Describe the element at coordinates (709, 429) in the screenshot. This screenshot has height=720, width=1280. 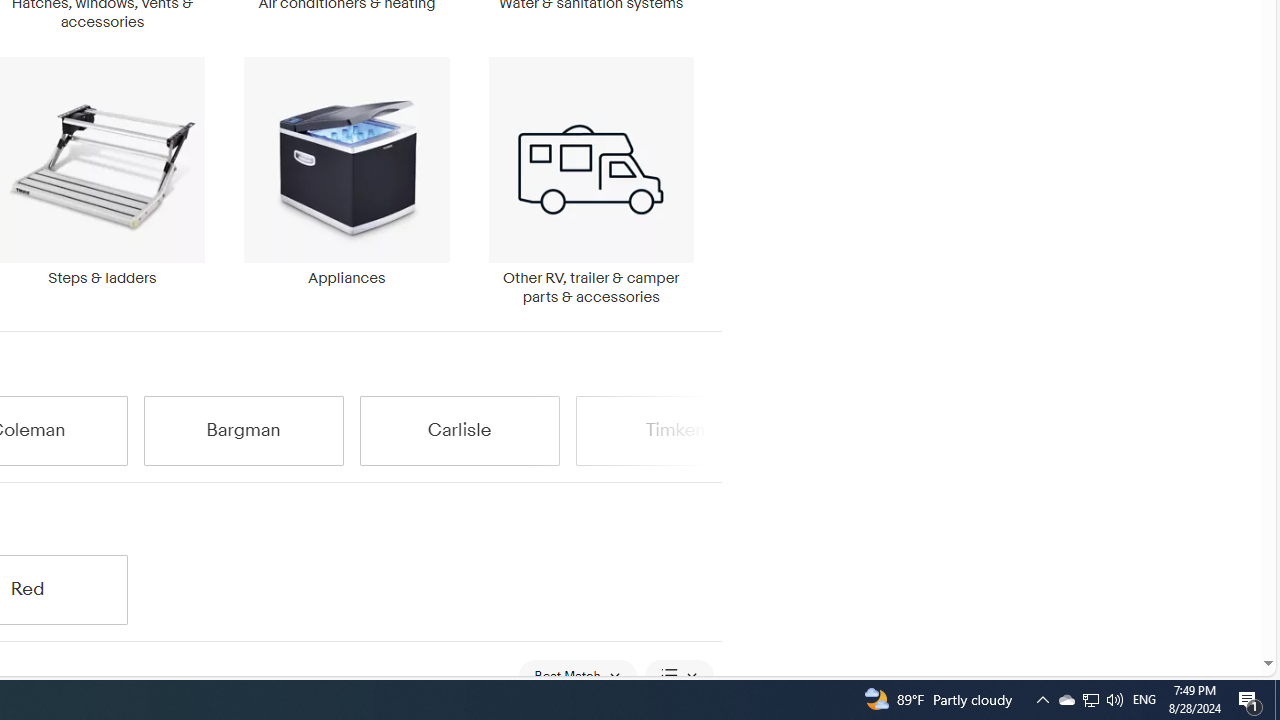
I see `'Go to next slide'` at that location.